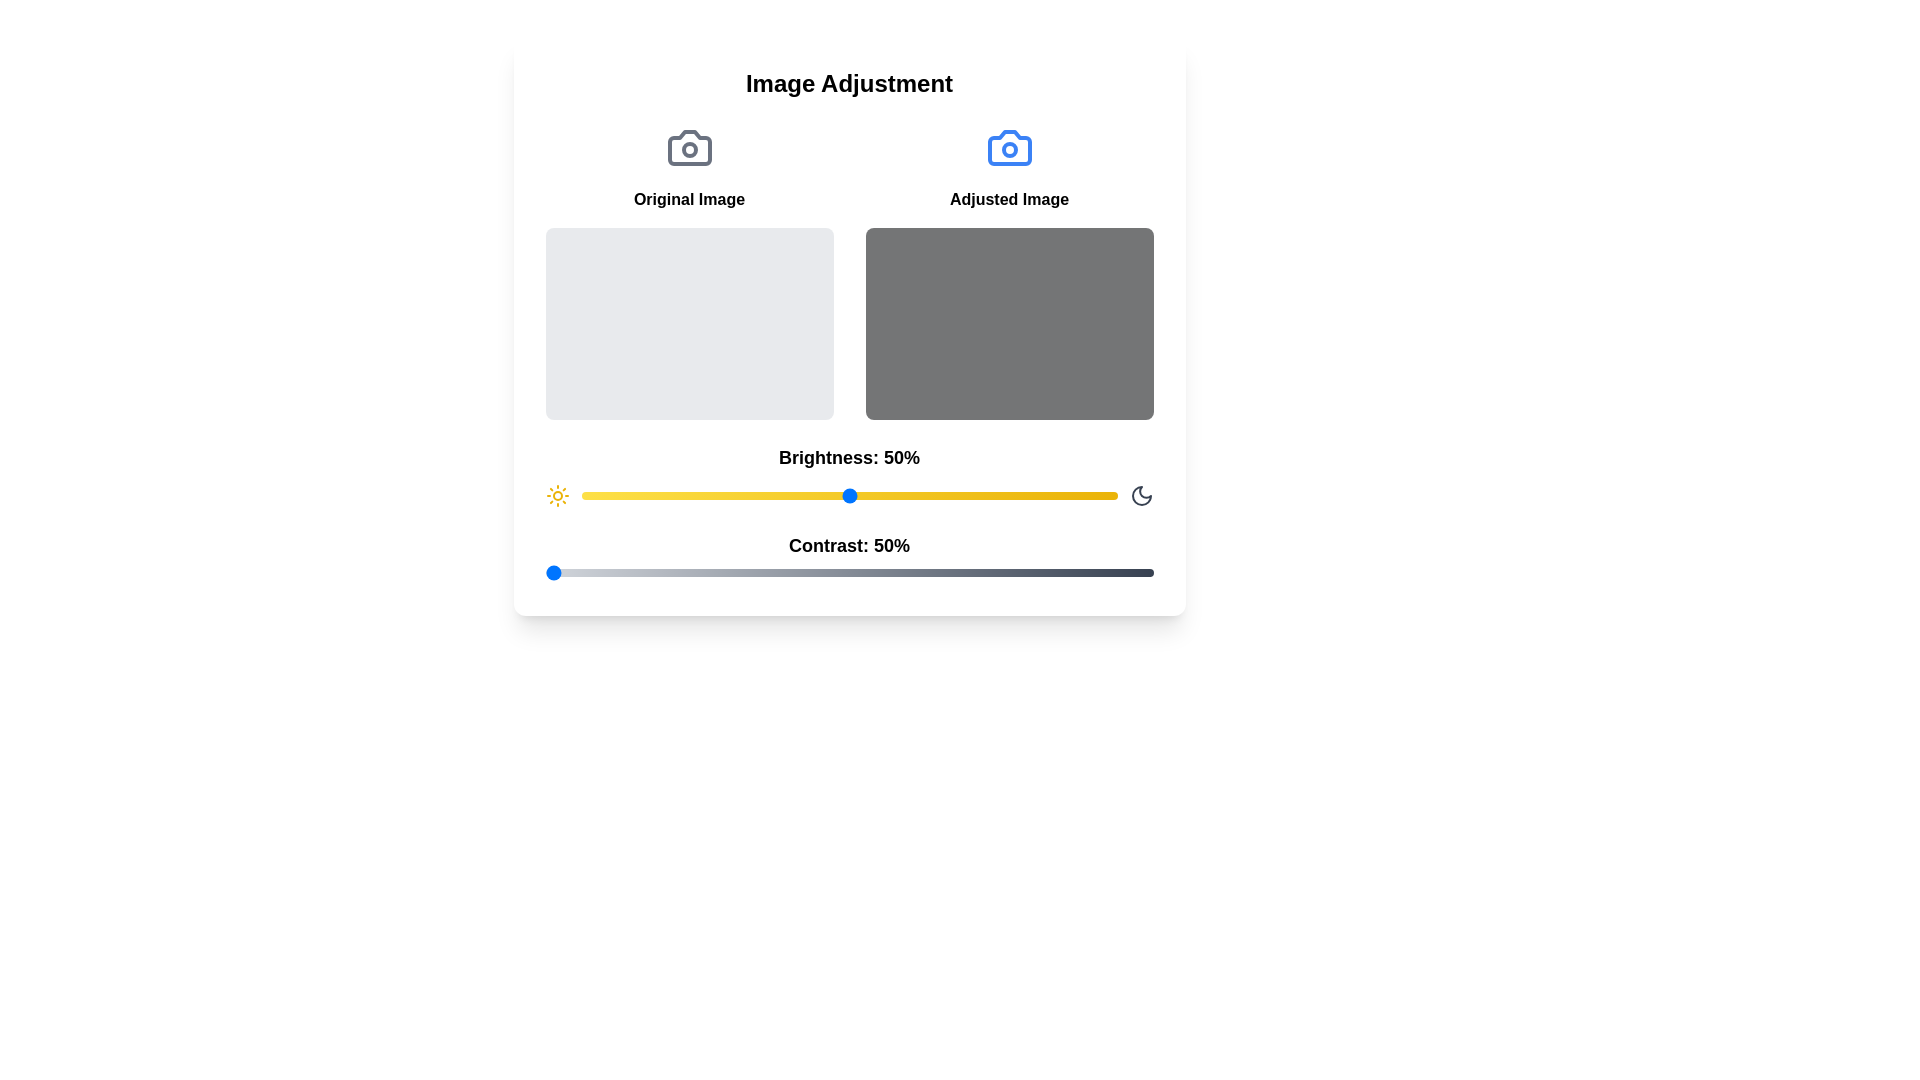 This screenshot has width=1920, height=1080. What do you see at coordinates (849, 573) in the screenshot?
I see `the movable circular knob of the horizontal slider input bar, located beneath the text 'Contrast: 50%'` at bounding box center [849, 573].